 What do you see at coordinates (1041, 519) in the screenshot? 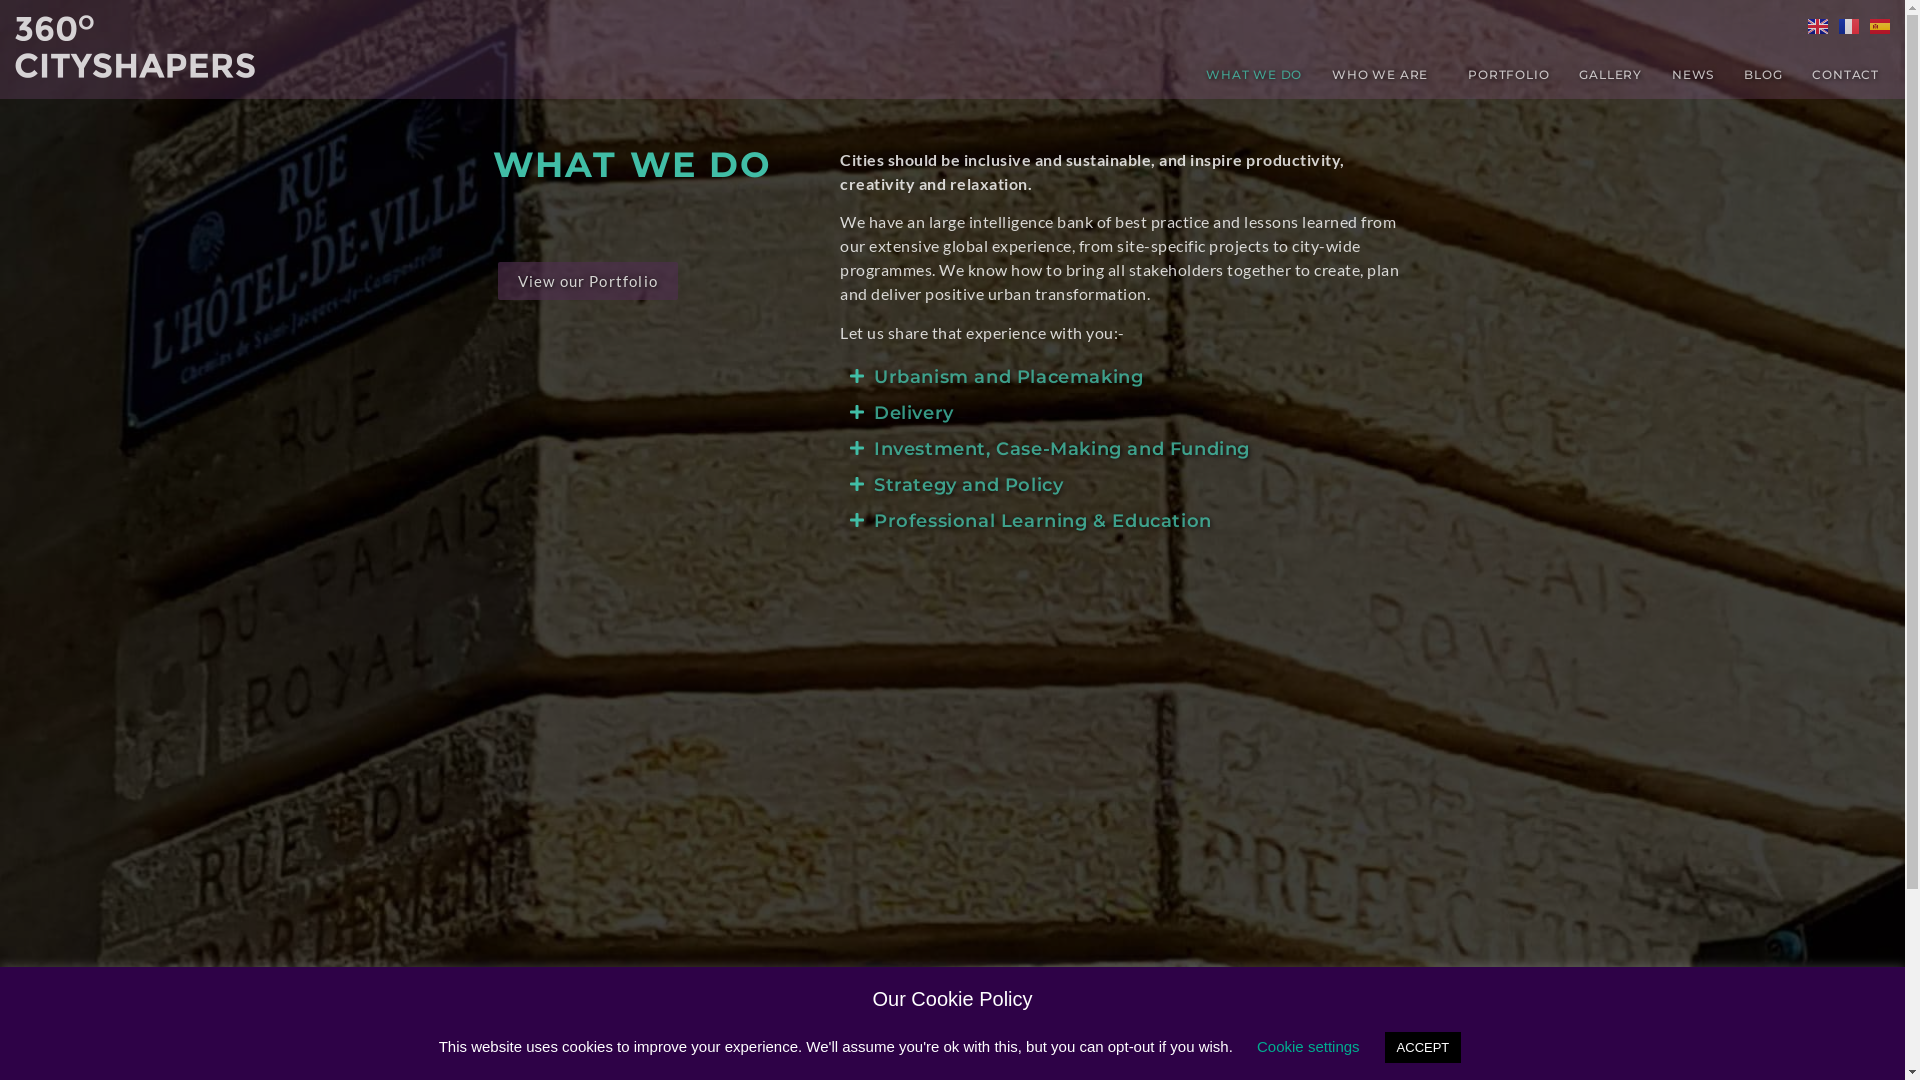
I see `'Professional Learning & Education'` at bounding box center [1041, 519].